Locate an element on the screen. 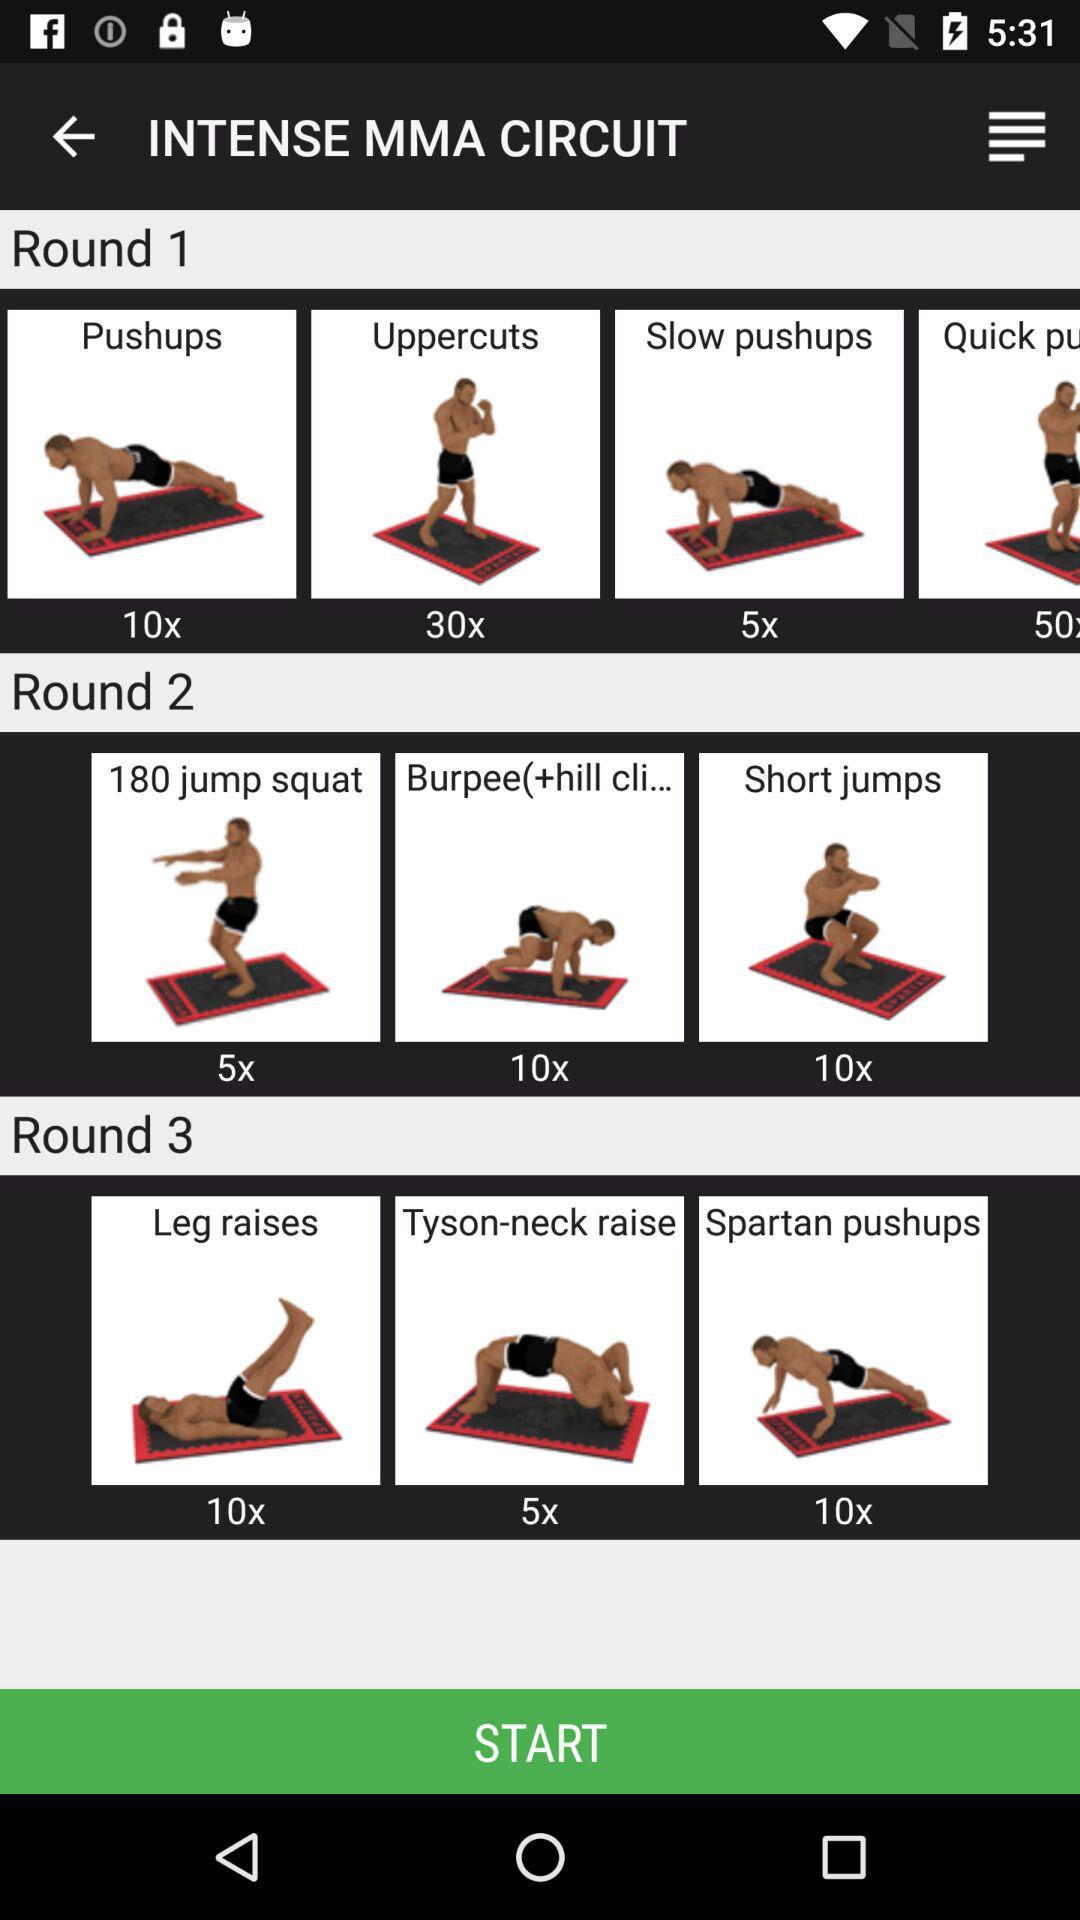 This screenshot has width=1080, height=1920. quick punches option is located at coordinates (1011, 477).